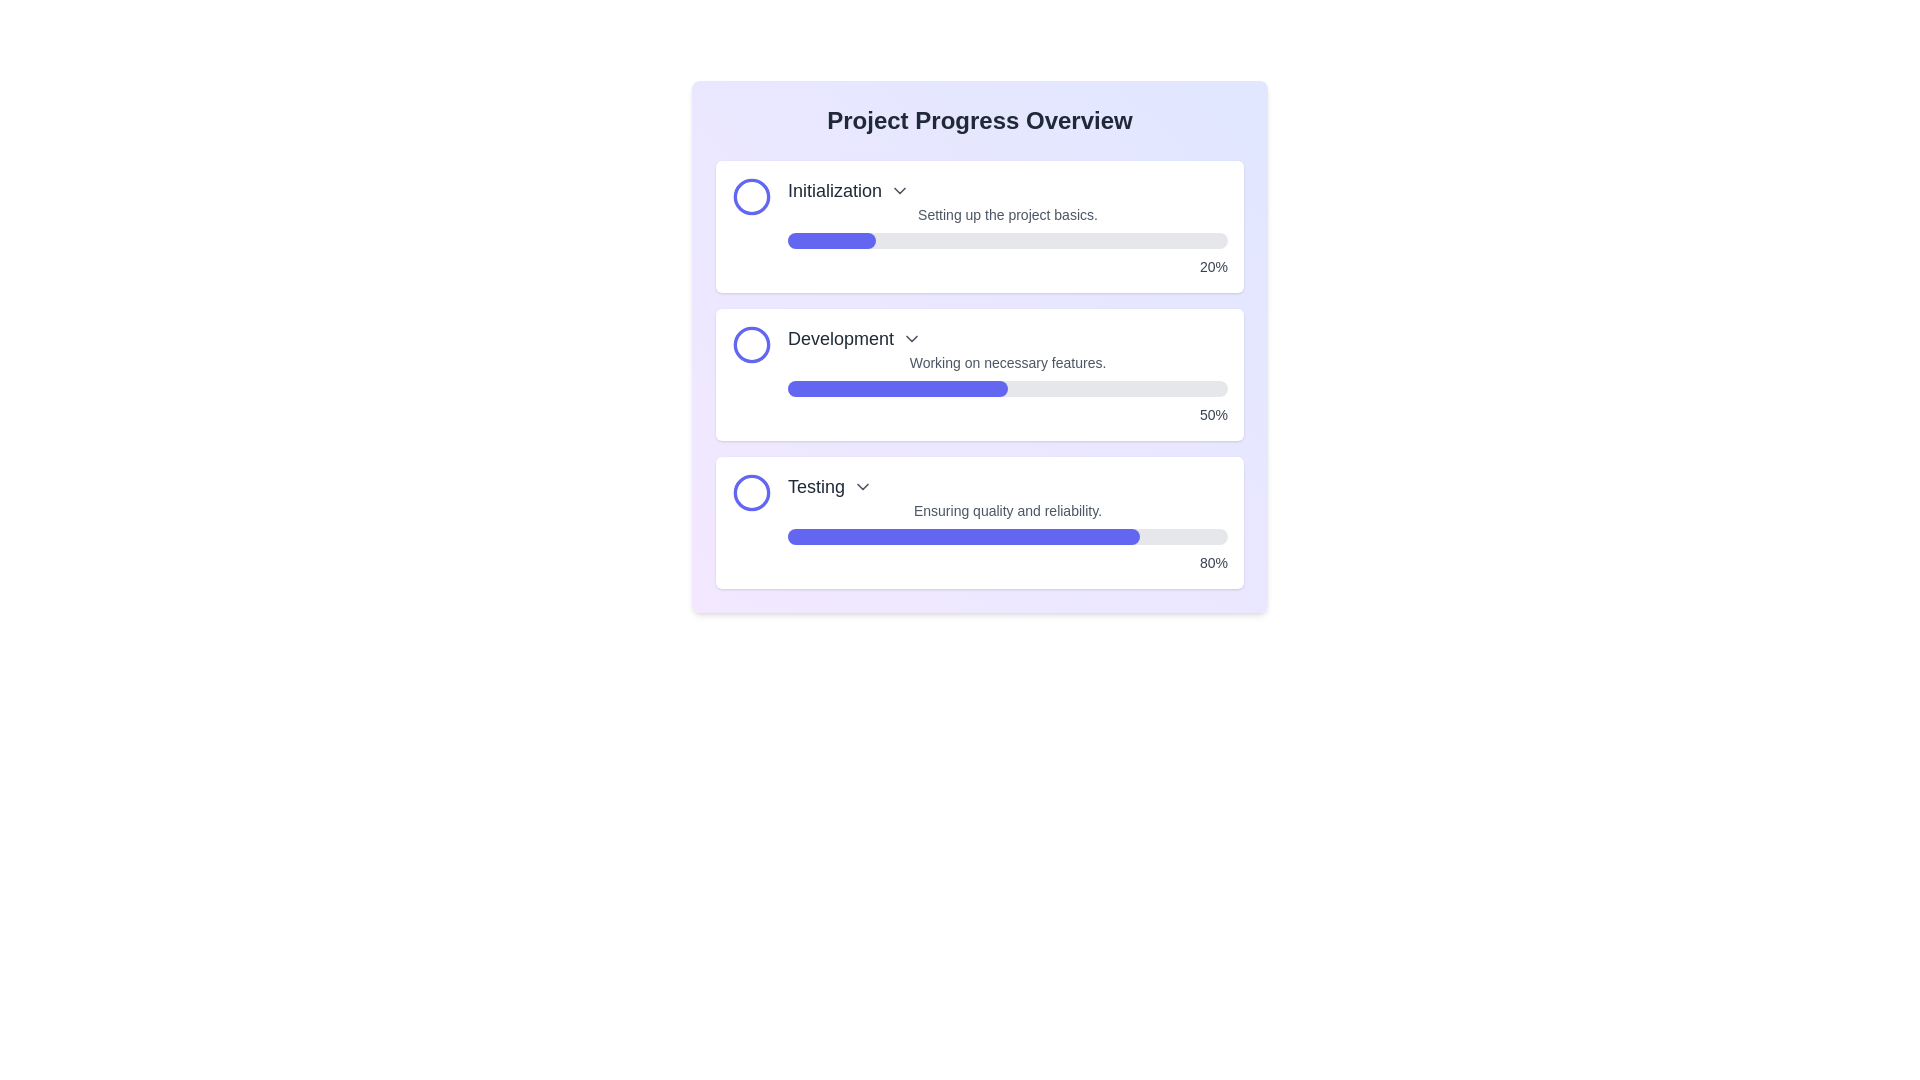 The width and height of the screenshot is (1920, 1080). Describe the element at coordinates (1008, 522) in the screenshot. I see `supplementary text of the third progress block in the vertical list, which indicates 80% completion of the 'Testing' stage` at that location.